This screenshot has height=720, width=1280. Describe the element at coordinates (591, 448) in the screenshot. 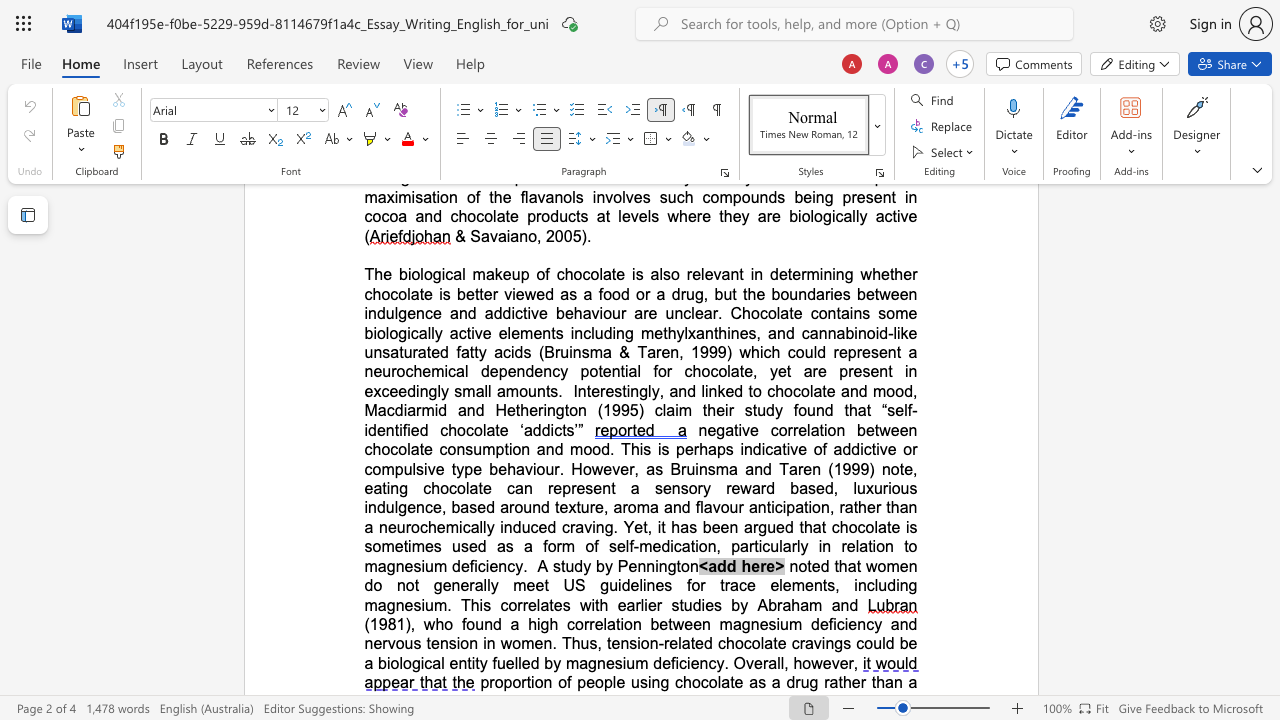

I see `the space between the continuous character "o" and "o" in the text` at that location.